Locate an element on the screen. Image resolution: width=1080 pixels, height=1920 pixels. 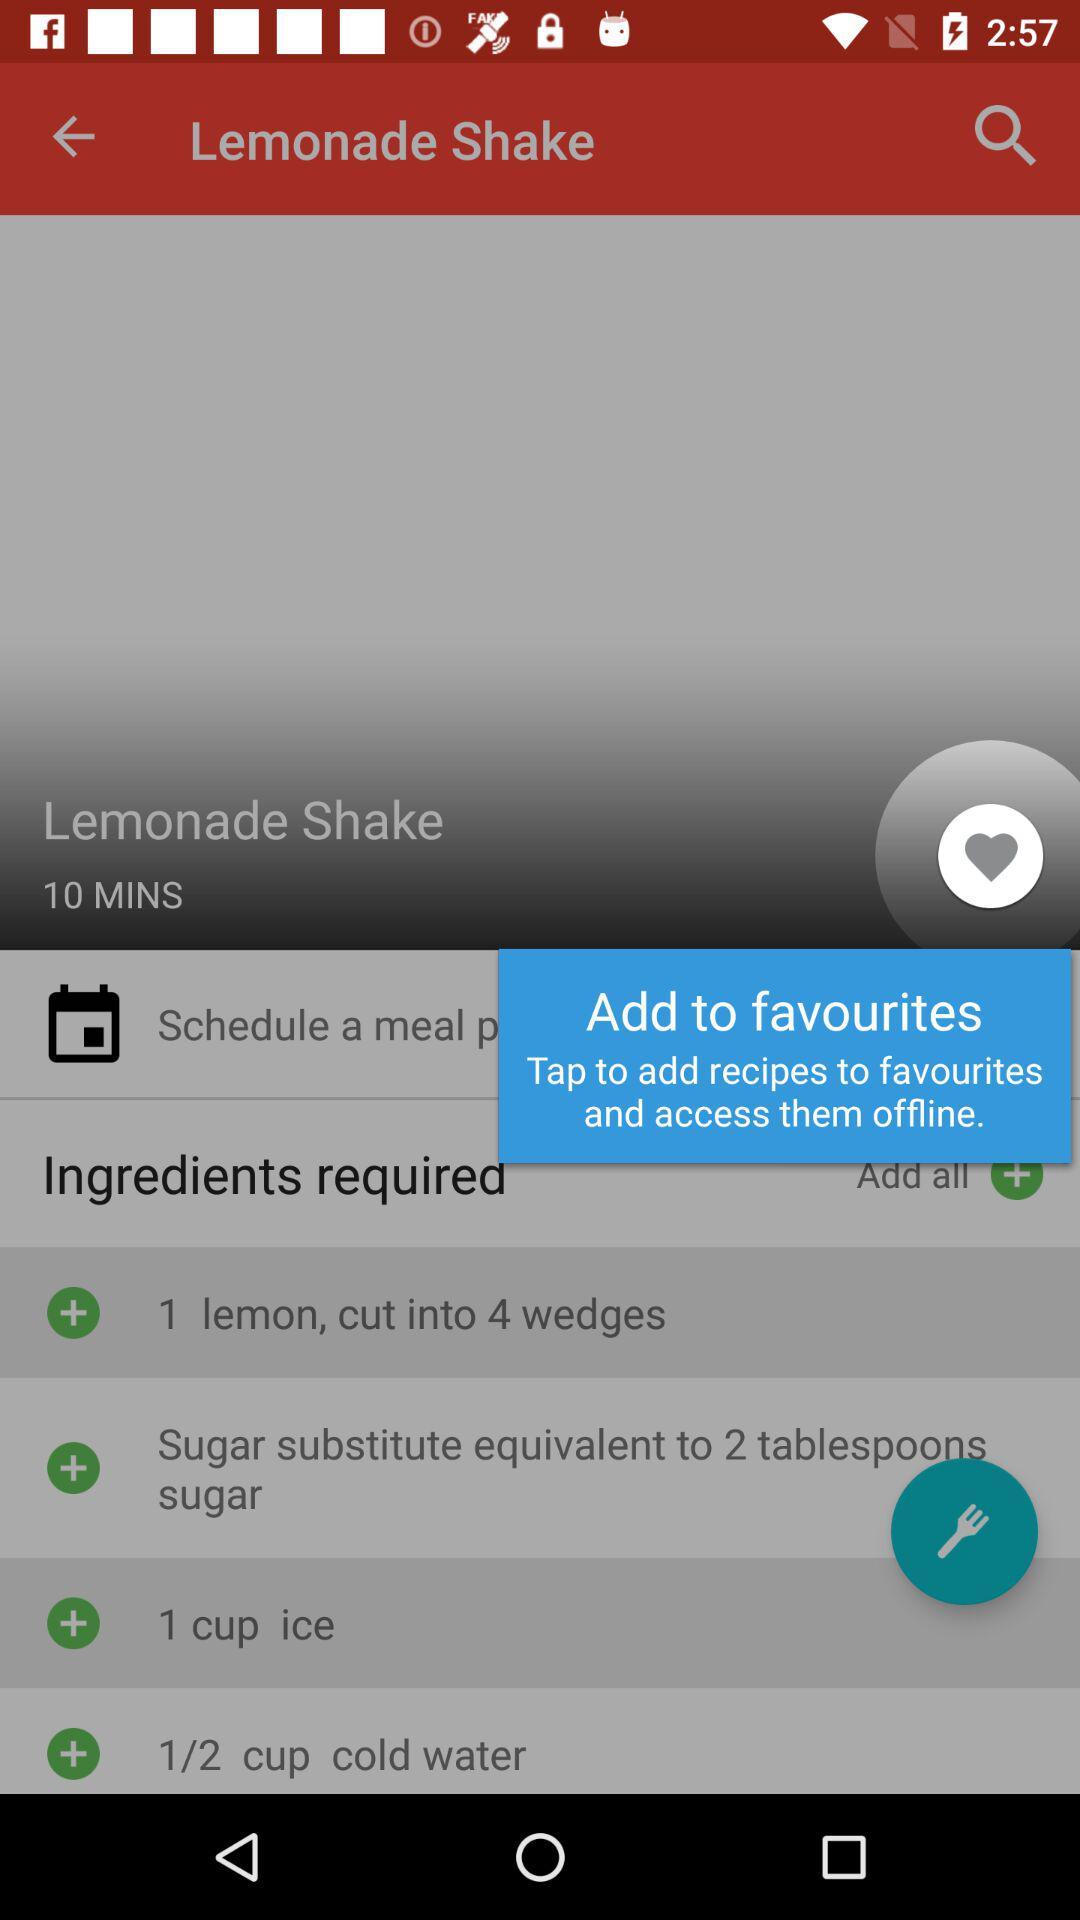
the edit icon is located at coordinates (963, 1530).